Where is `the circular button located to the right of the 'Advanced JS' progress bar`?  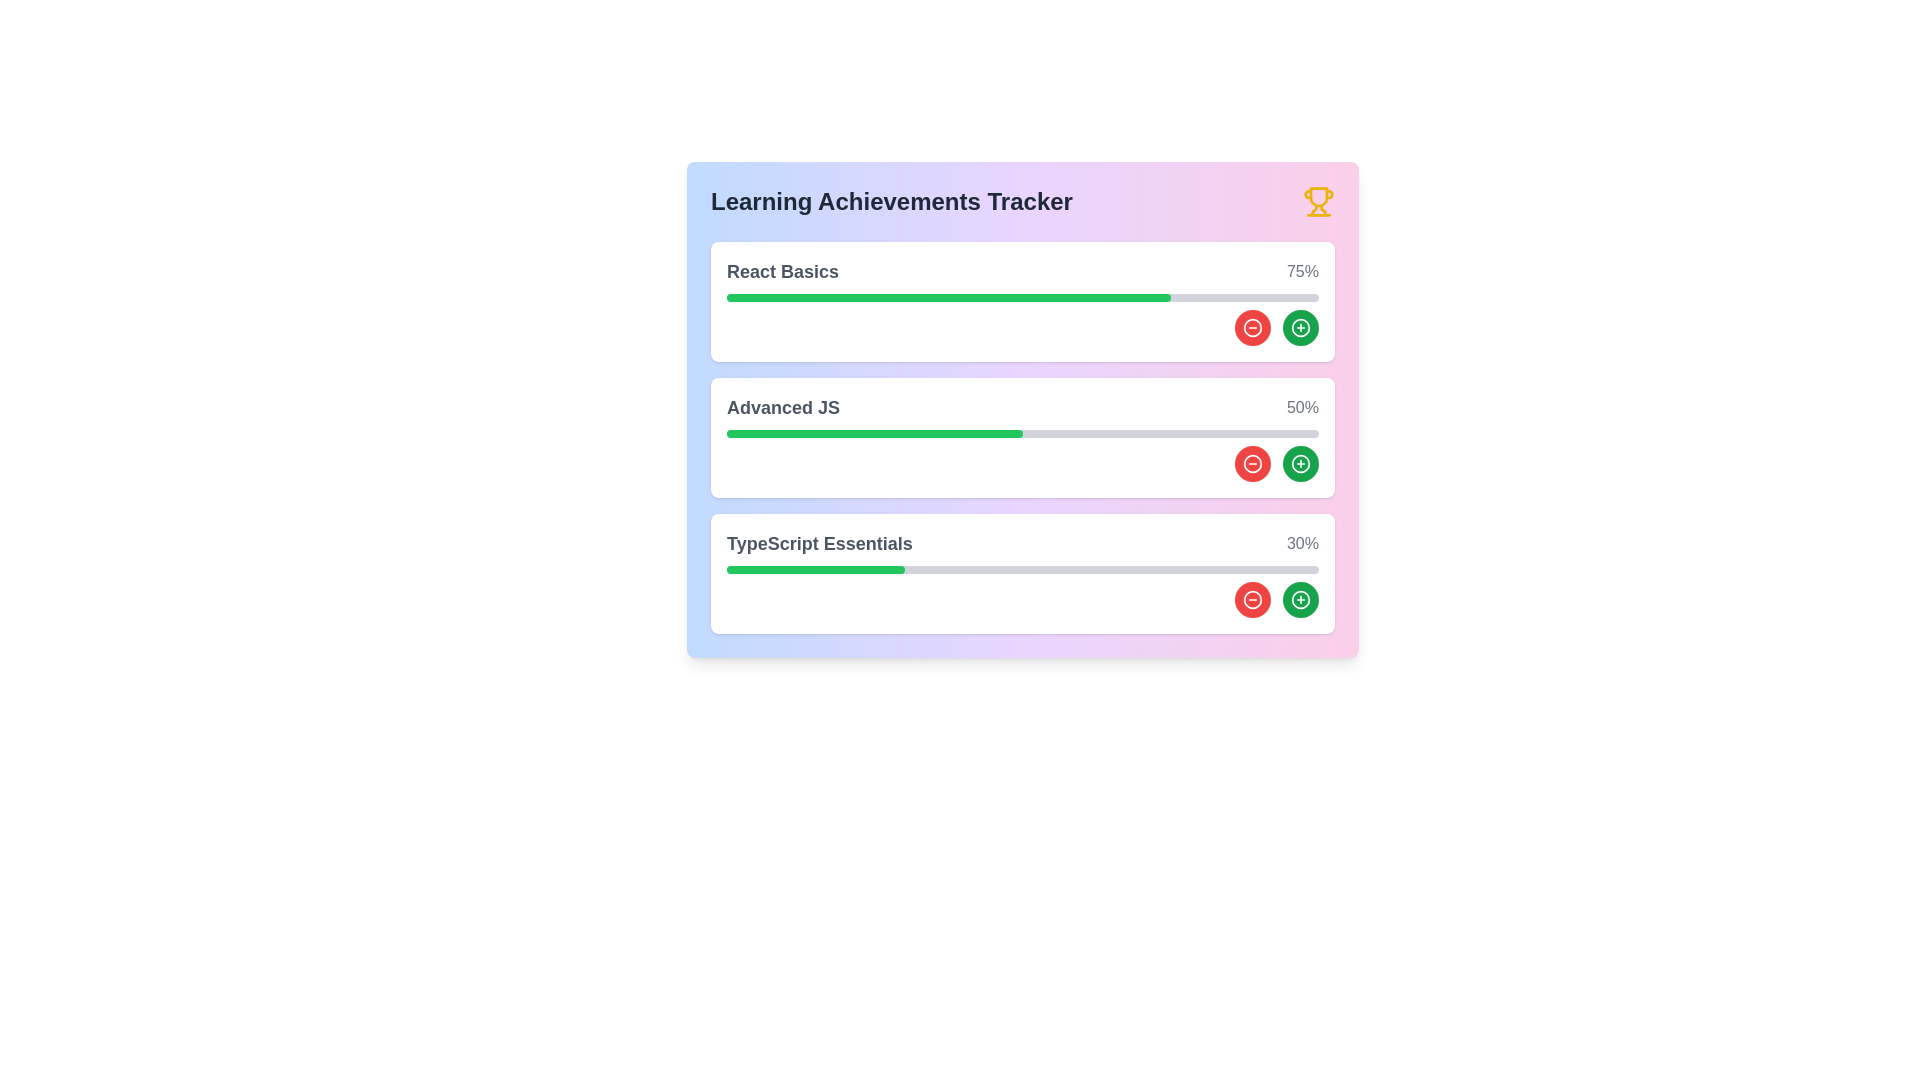 the circular button located to the right of the 'Advanced JS' progress bar is located at coordinates (1300, 463).